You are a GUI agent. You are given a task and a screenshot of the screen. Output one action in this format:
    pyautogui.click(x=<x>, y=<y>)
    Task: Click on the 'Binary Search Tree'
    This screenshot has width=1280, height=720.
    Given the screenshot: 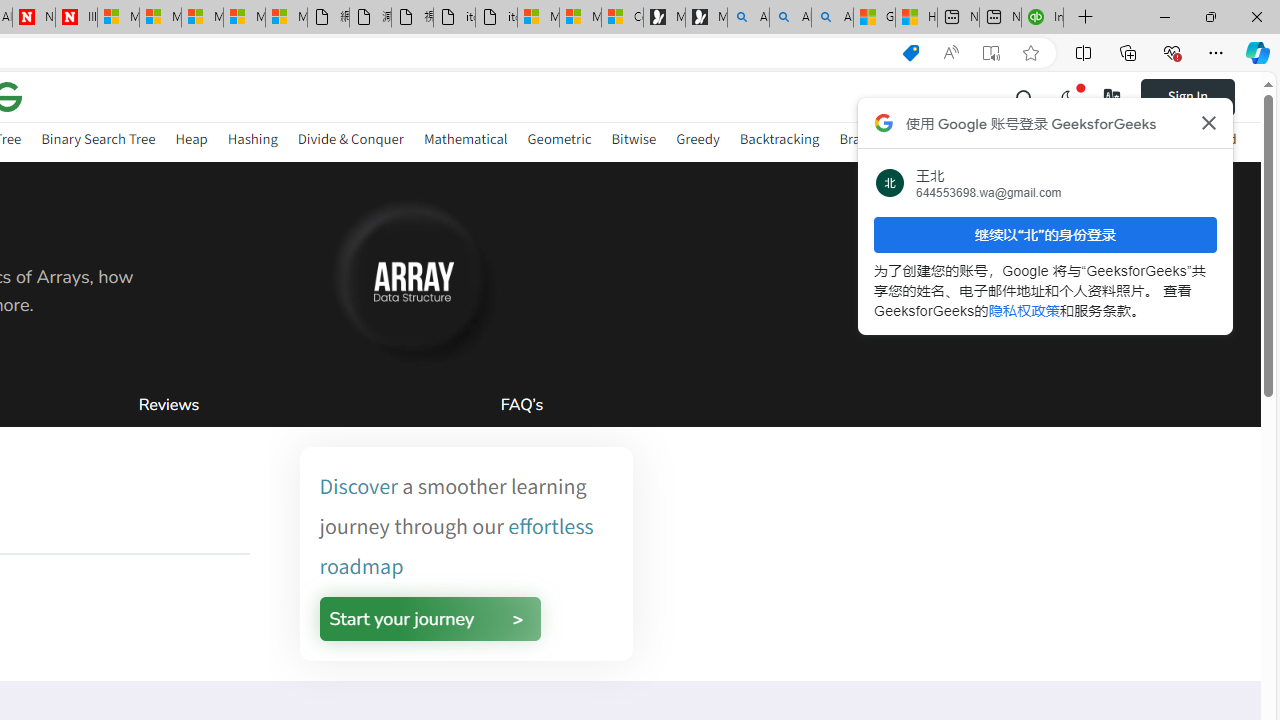 What is the action you would take?
    pyautogui.click(x=97, y=138)
    